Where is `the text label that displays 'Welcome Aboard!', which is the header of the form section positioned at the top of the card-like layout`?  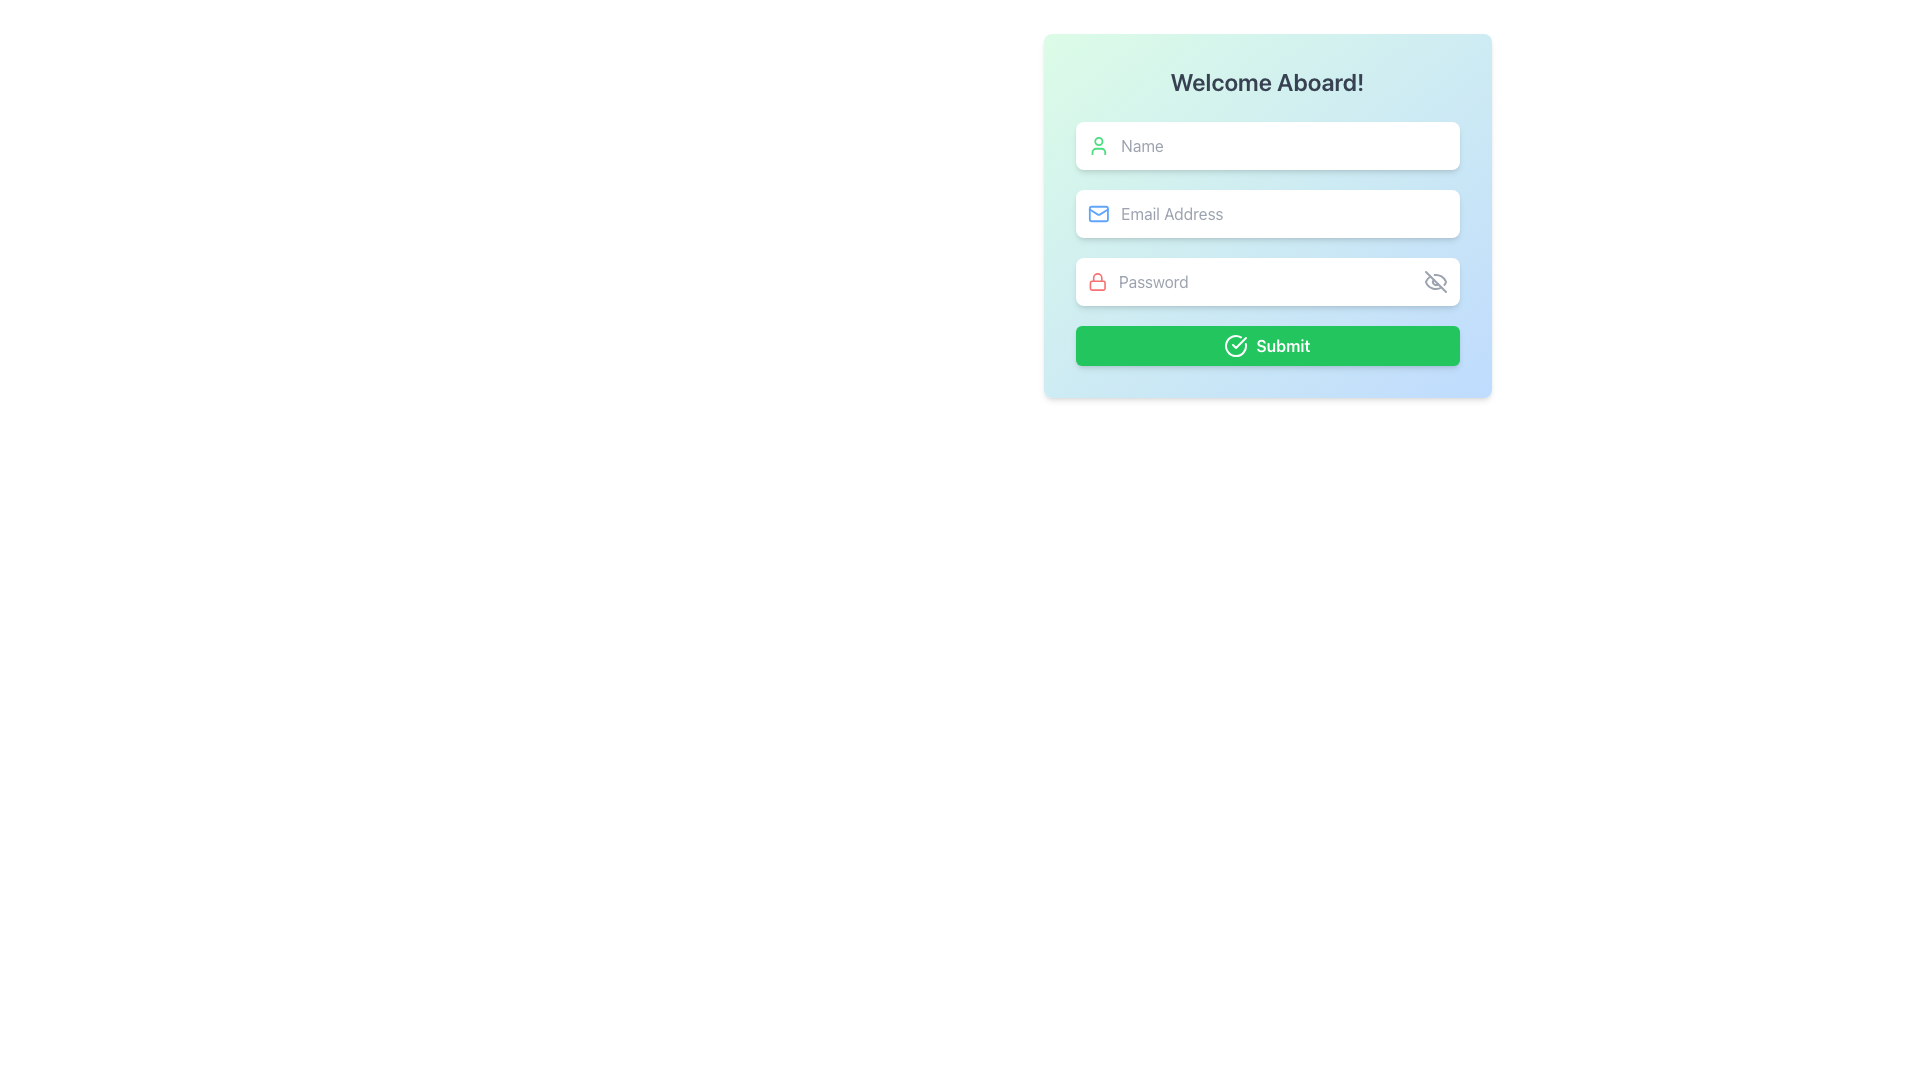 the text label that displays 'Welcome Aboard!', which is the header of the form section positioned at the top of the card-like layout is located at coordinates (1266, 80).